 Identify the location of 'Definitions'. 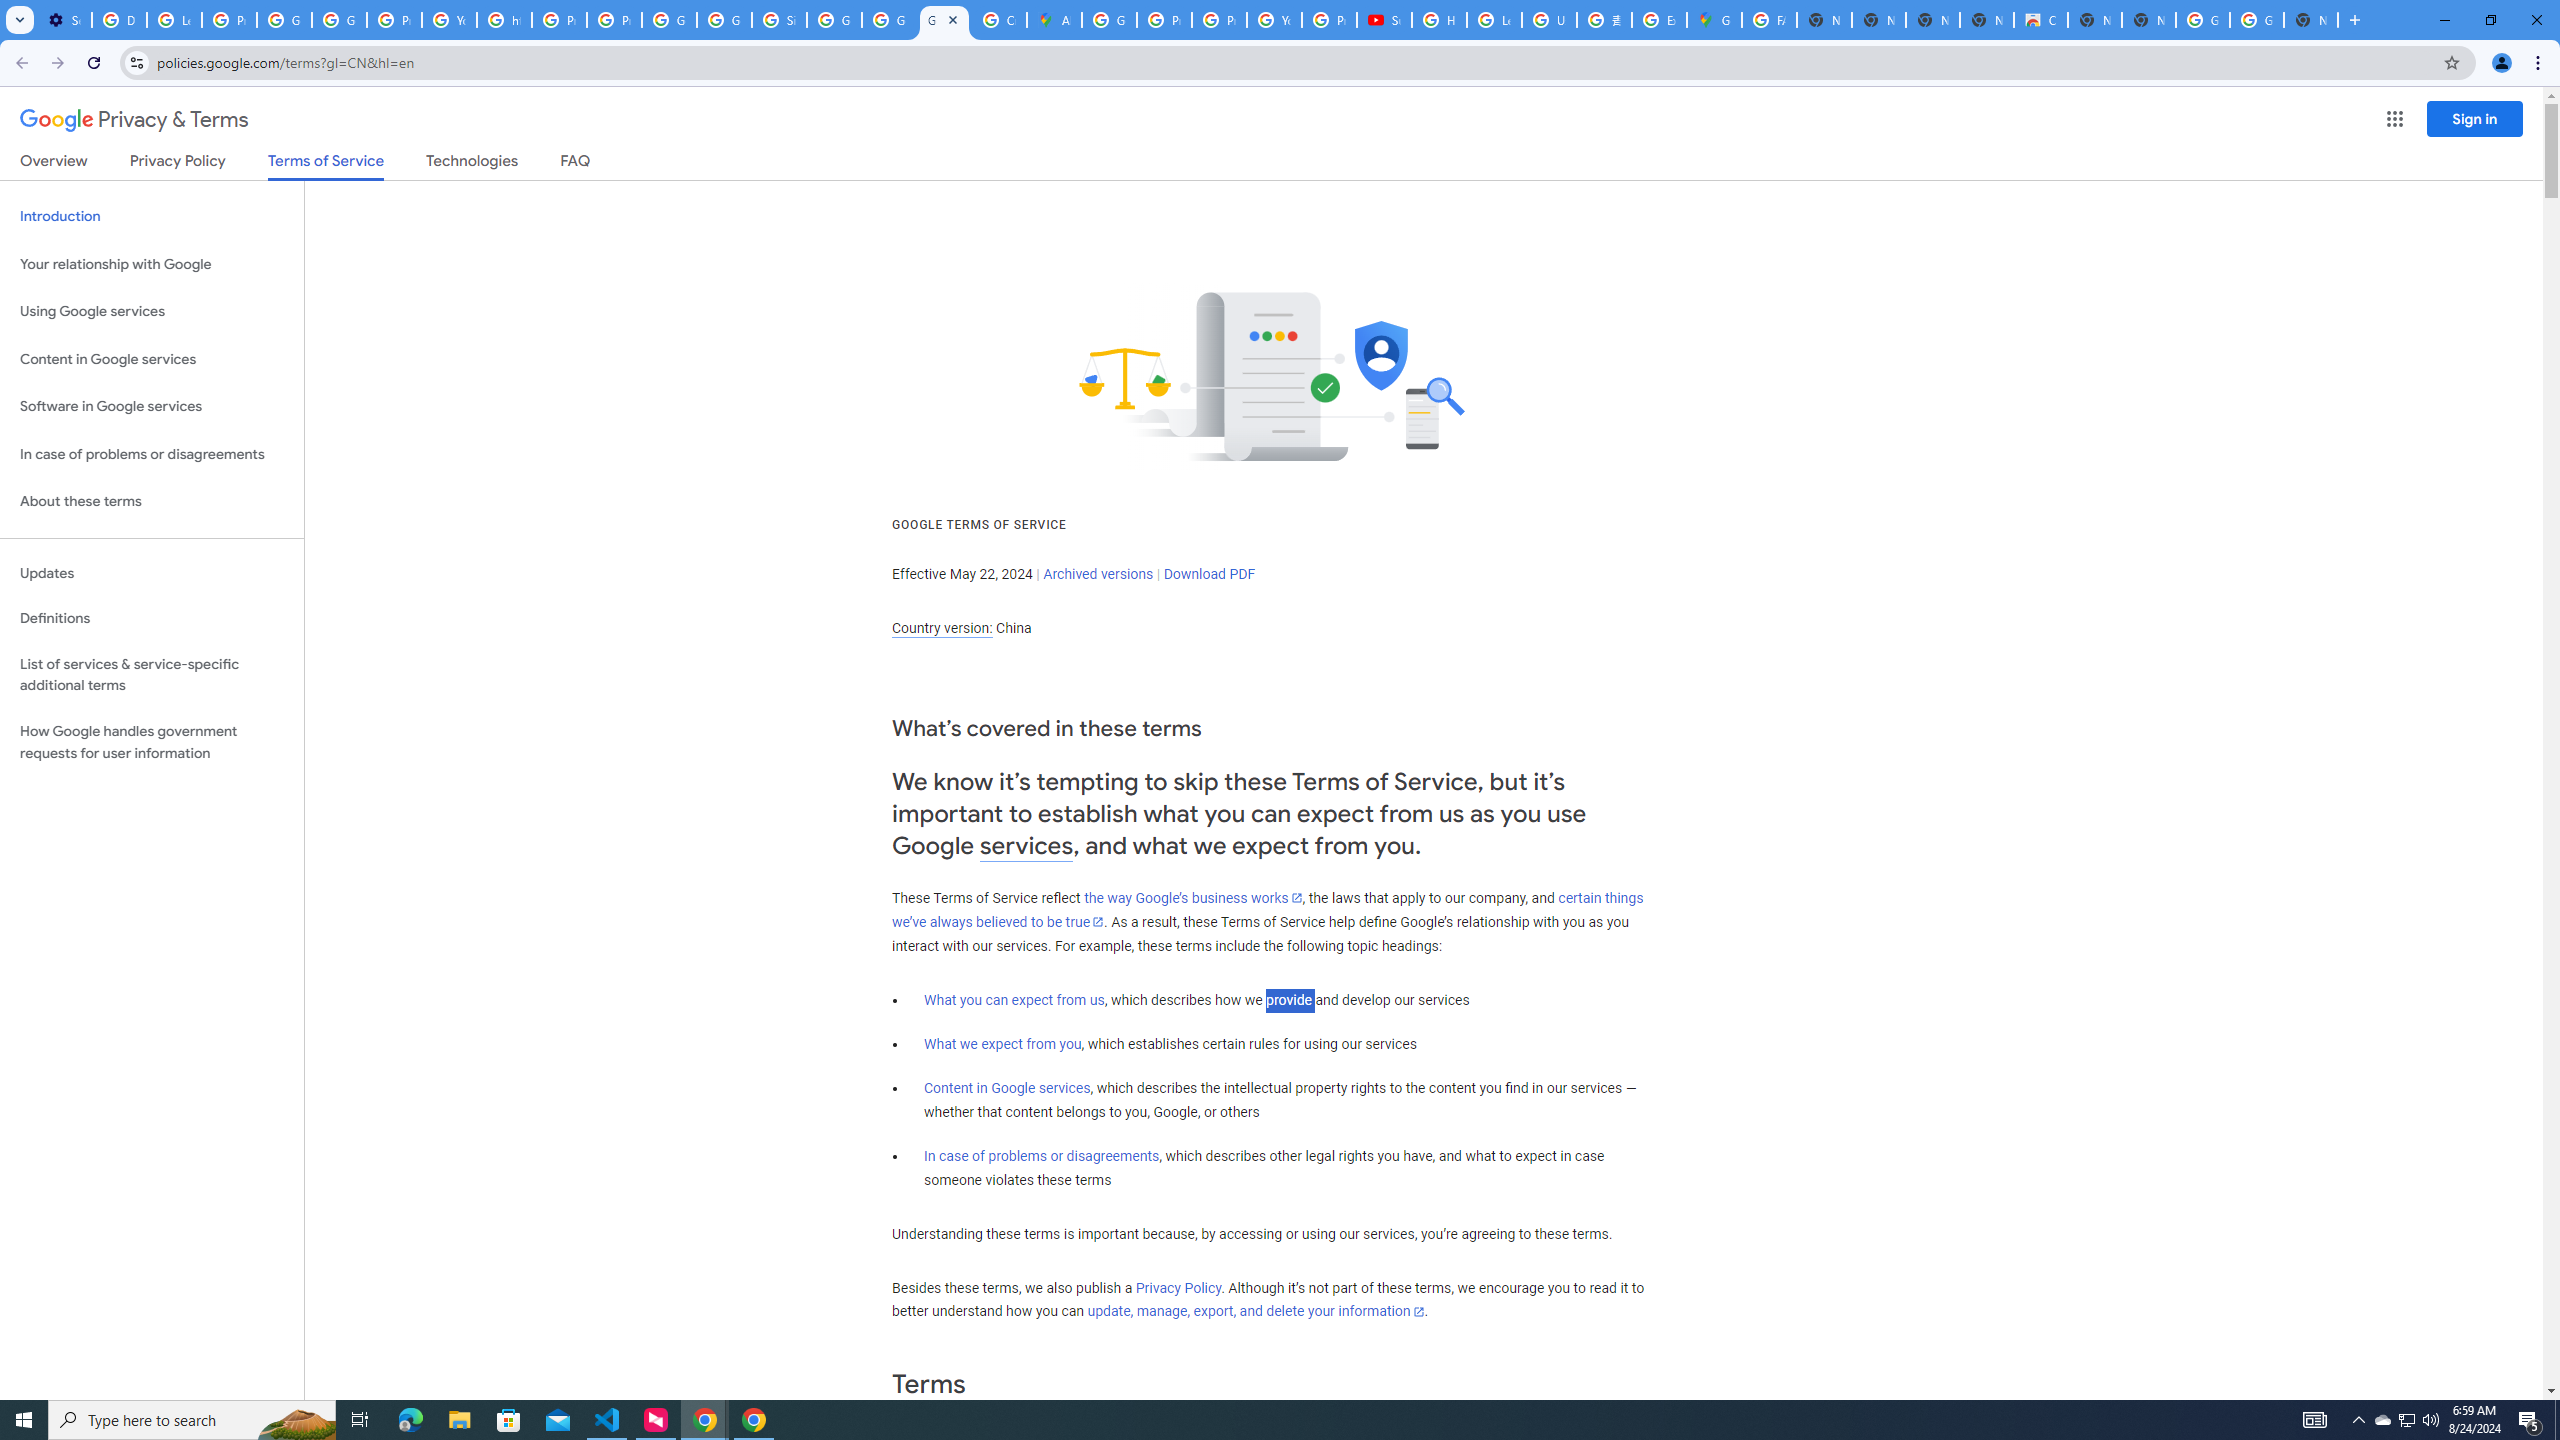
(151, 618).